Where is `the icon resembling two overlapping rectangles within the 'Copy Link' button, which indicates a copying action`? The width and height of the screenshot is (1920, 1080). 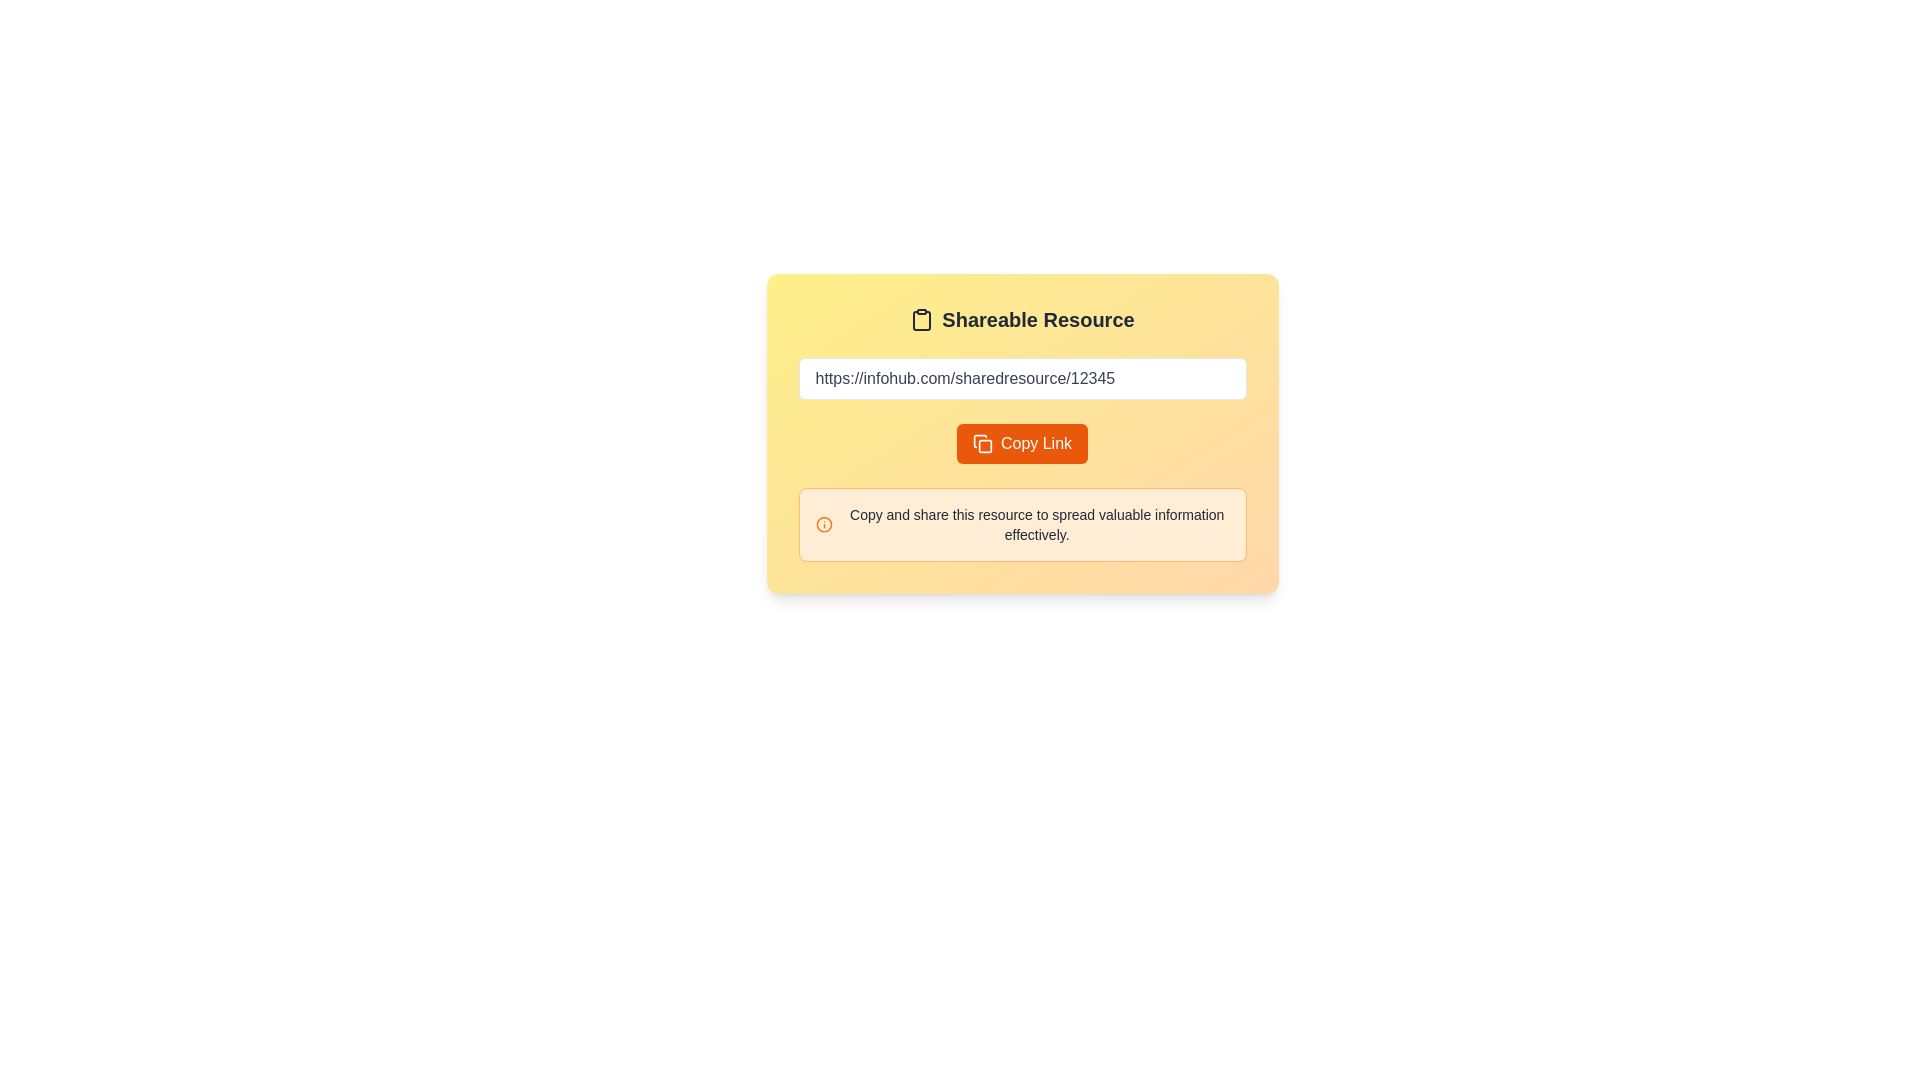 the icon resembling two overlapping rectangles within the 'Copy Link' button, which indicates a copying action is located at coordinates (982, 442).